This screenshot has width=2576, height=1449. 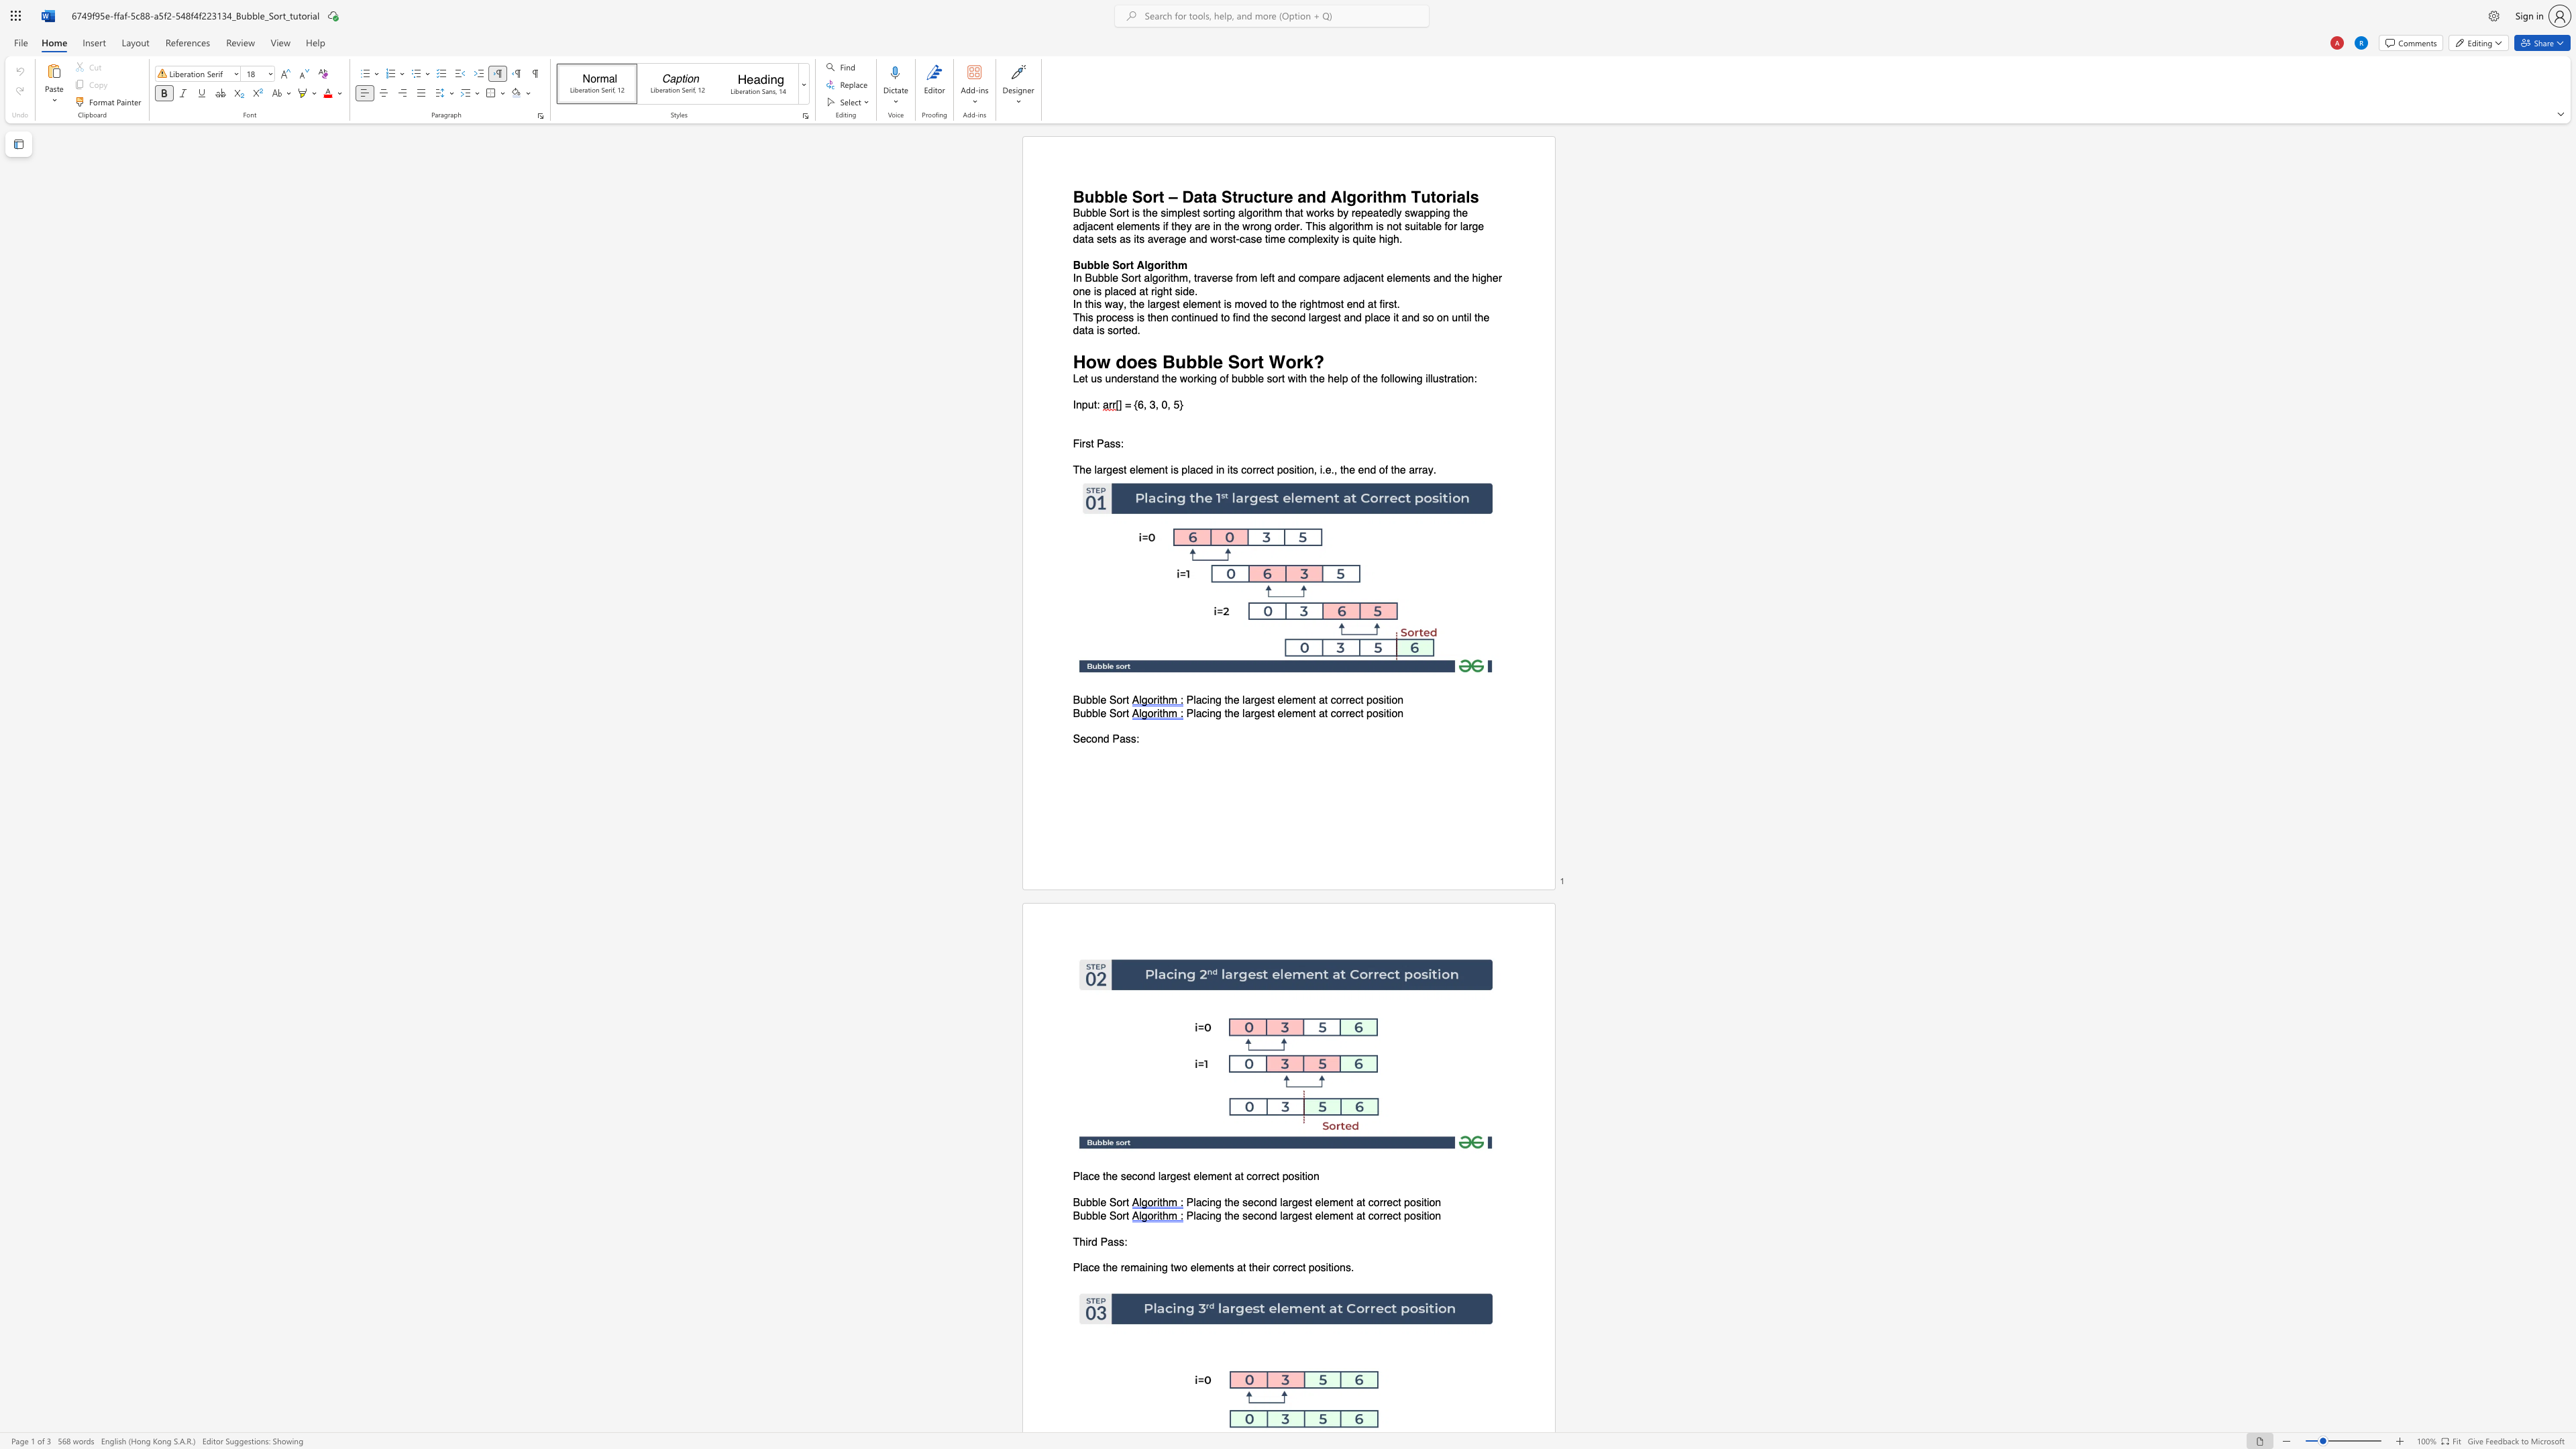 I want to click on the subset text "rk?" within the text "How does Bubble Sort Work?", so click(x=1296, y=361).